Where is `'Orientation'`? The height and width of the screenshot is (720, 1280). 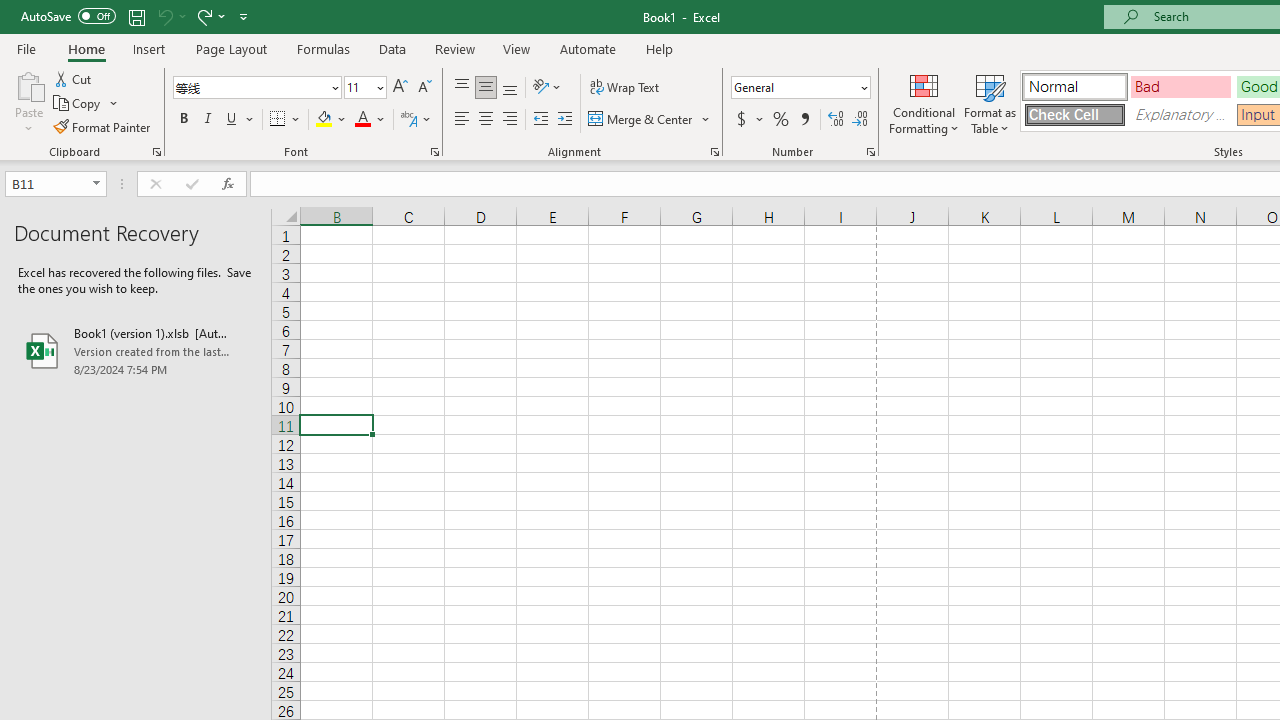
'Orientation' is located at coordinates (547, 86).